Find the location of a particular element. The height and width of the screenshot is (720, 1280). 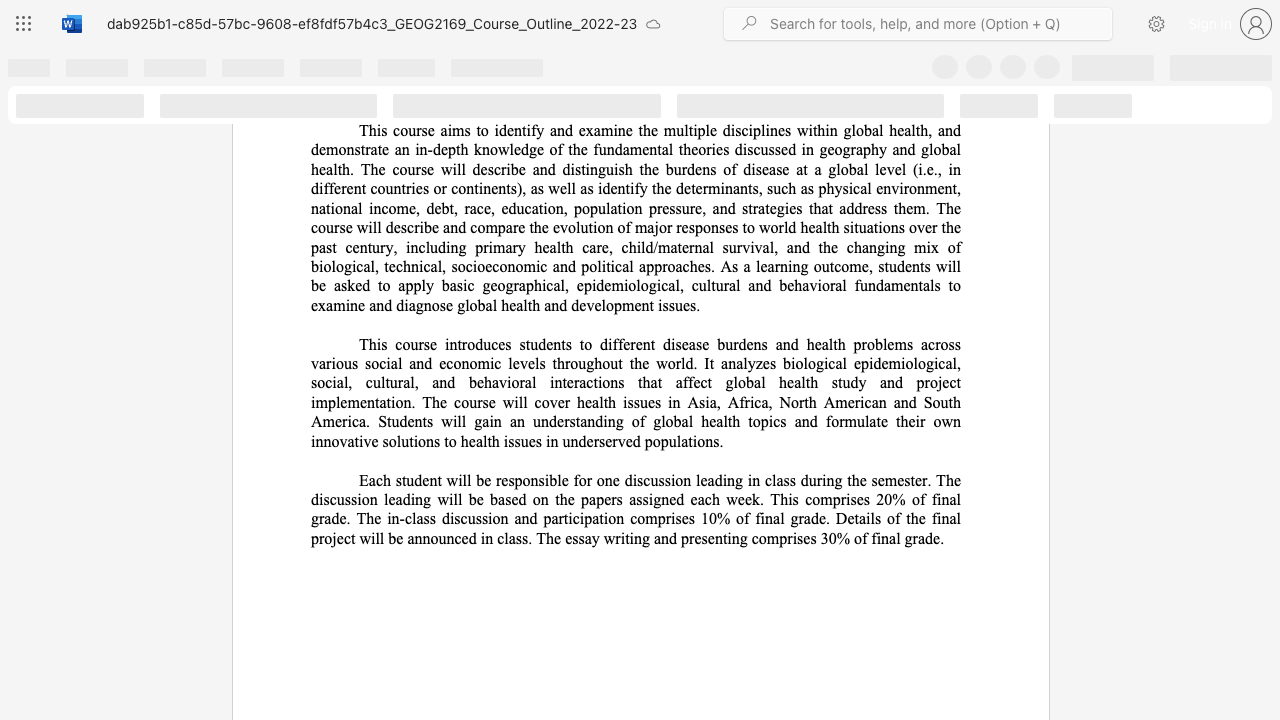

the 1th character "o" in the text is located at coordinates (461, 188).